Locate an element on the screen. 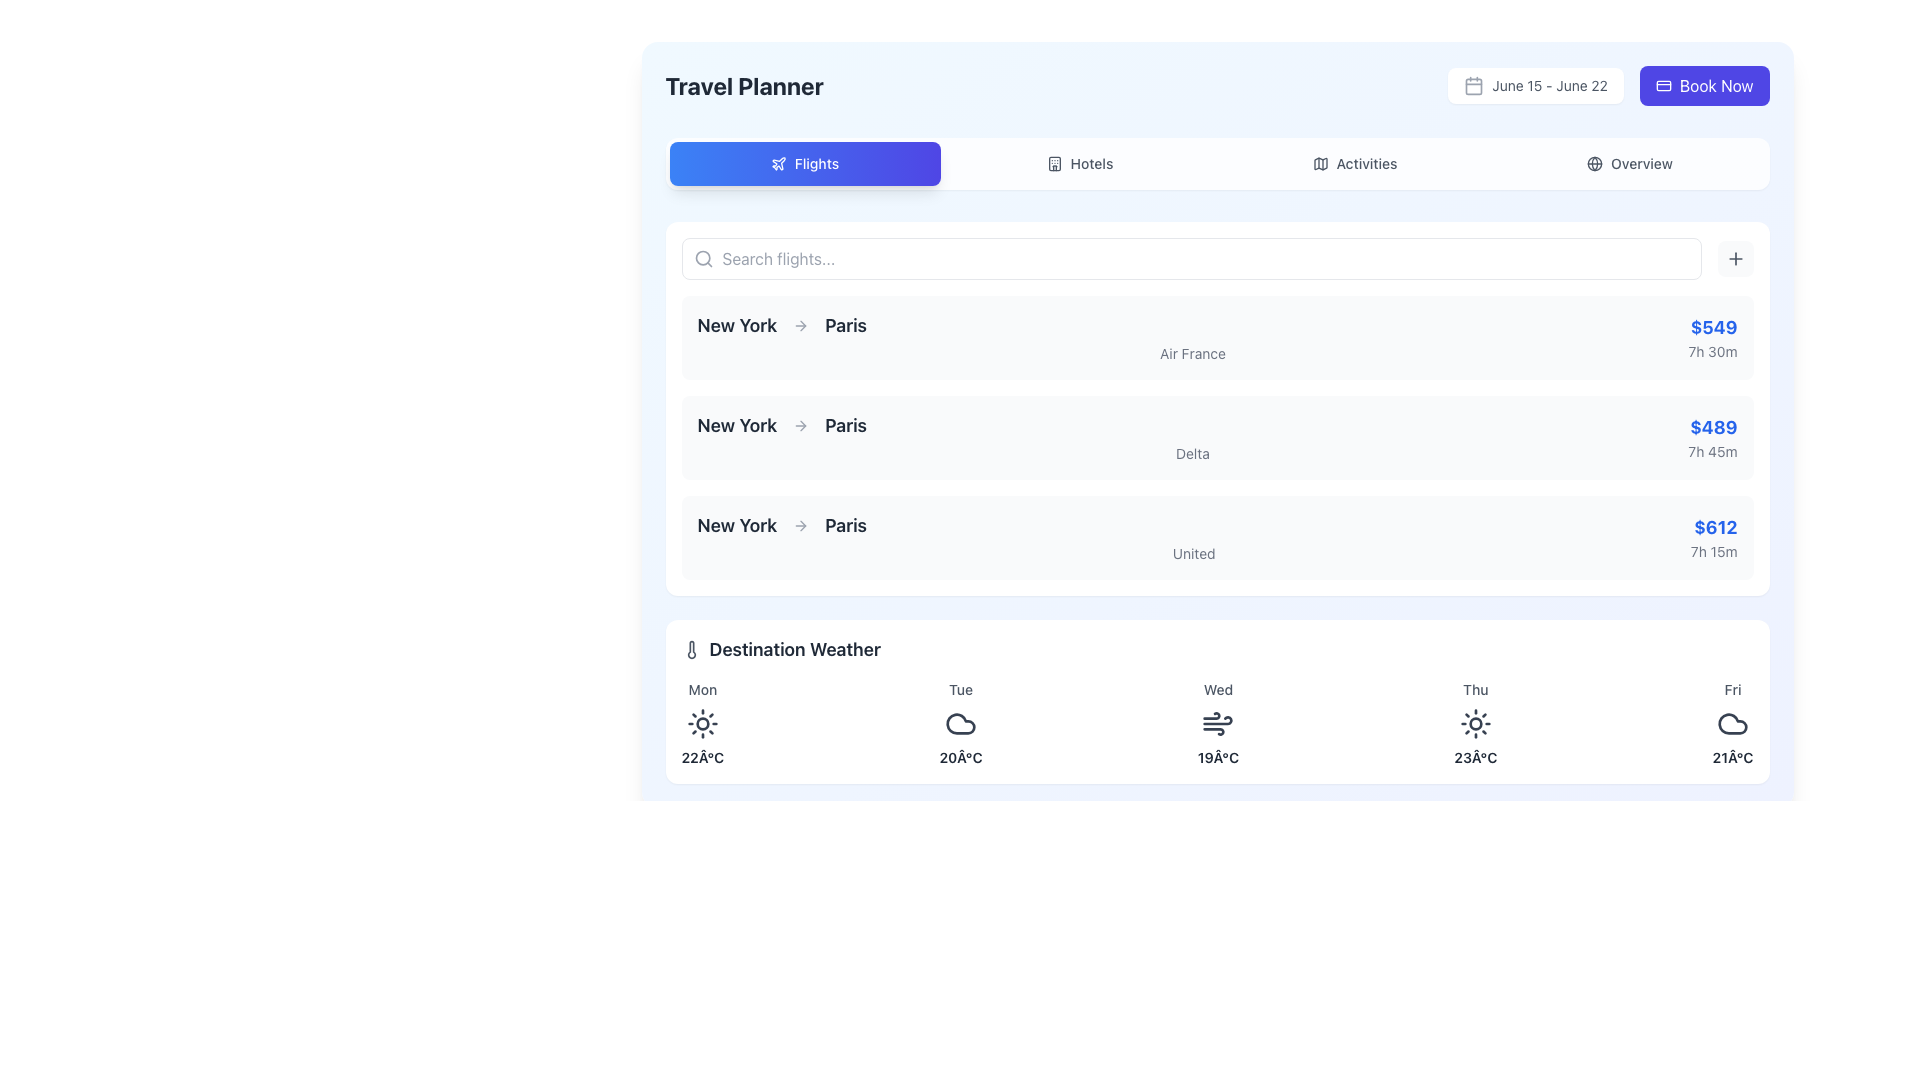 The width and height of the screenshot is (1920, 1080). the circular SVG element representing the sun icon located in the 'Thu' column of the 'Destination Weather' section is located at coordinates (1475, 724).